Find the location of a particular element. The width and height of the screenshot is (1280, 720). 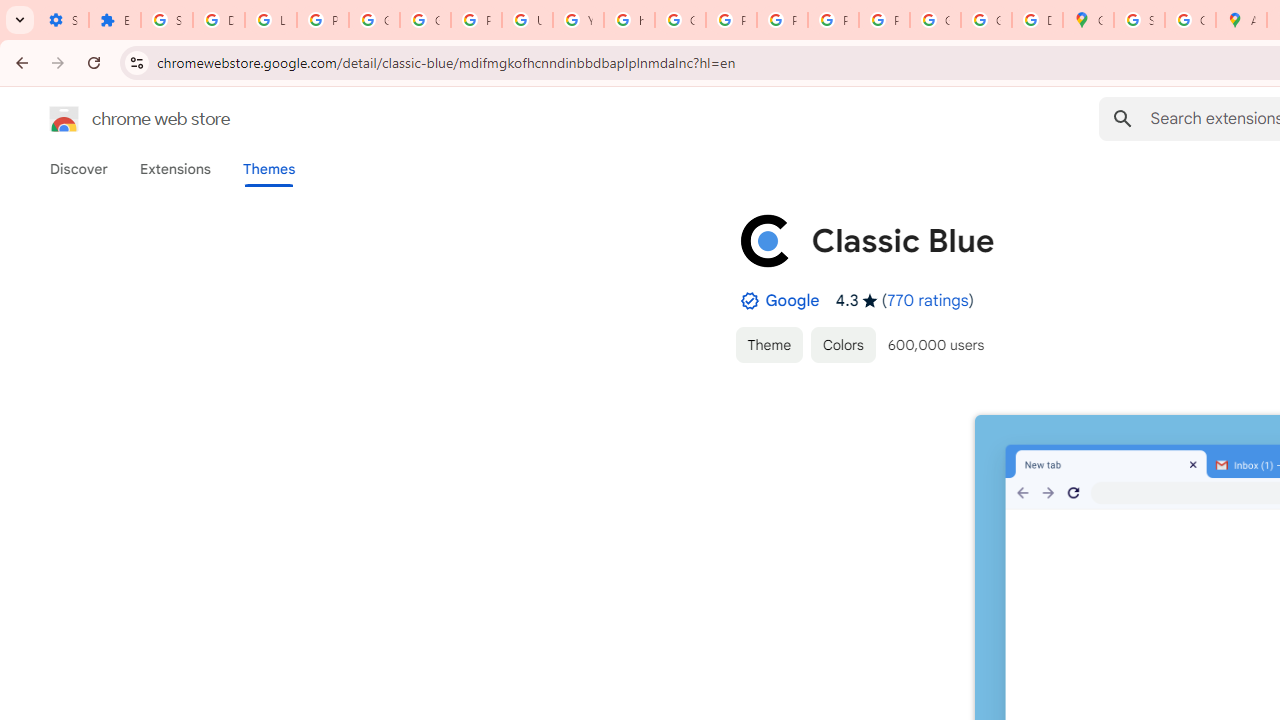

'Google Account Help' is located at coordinates (375, 20).